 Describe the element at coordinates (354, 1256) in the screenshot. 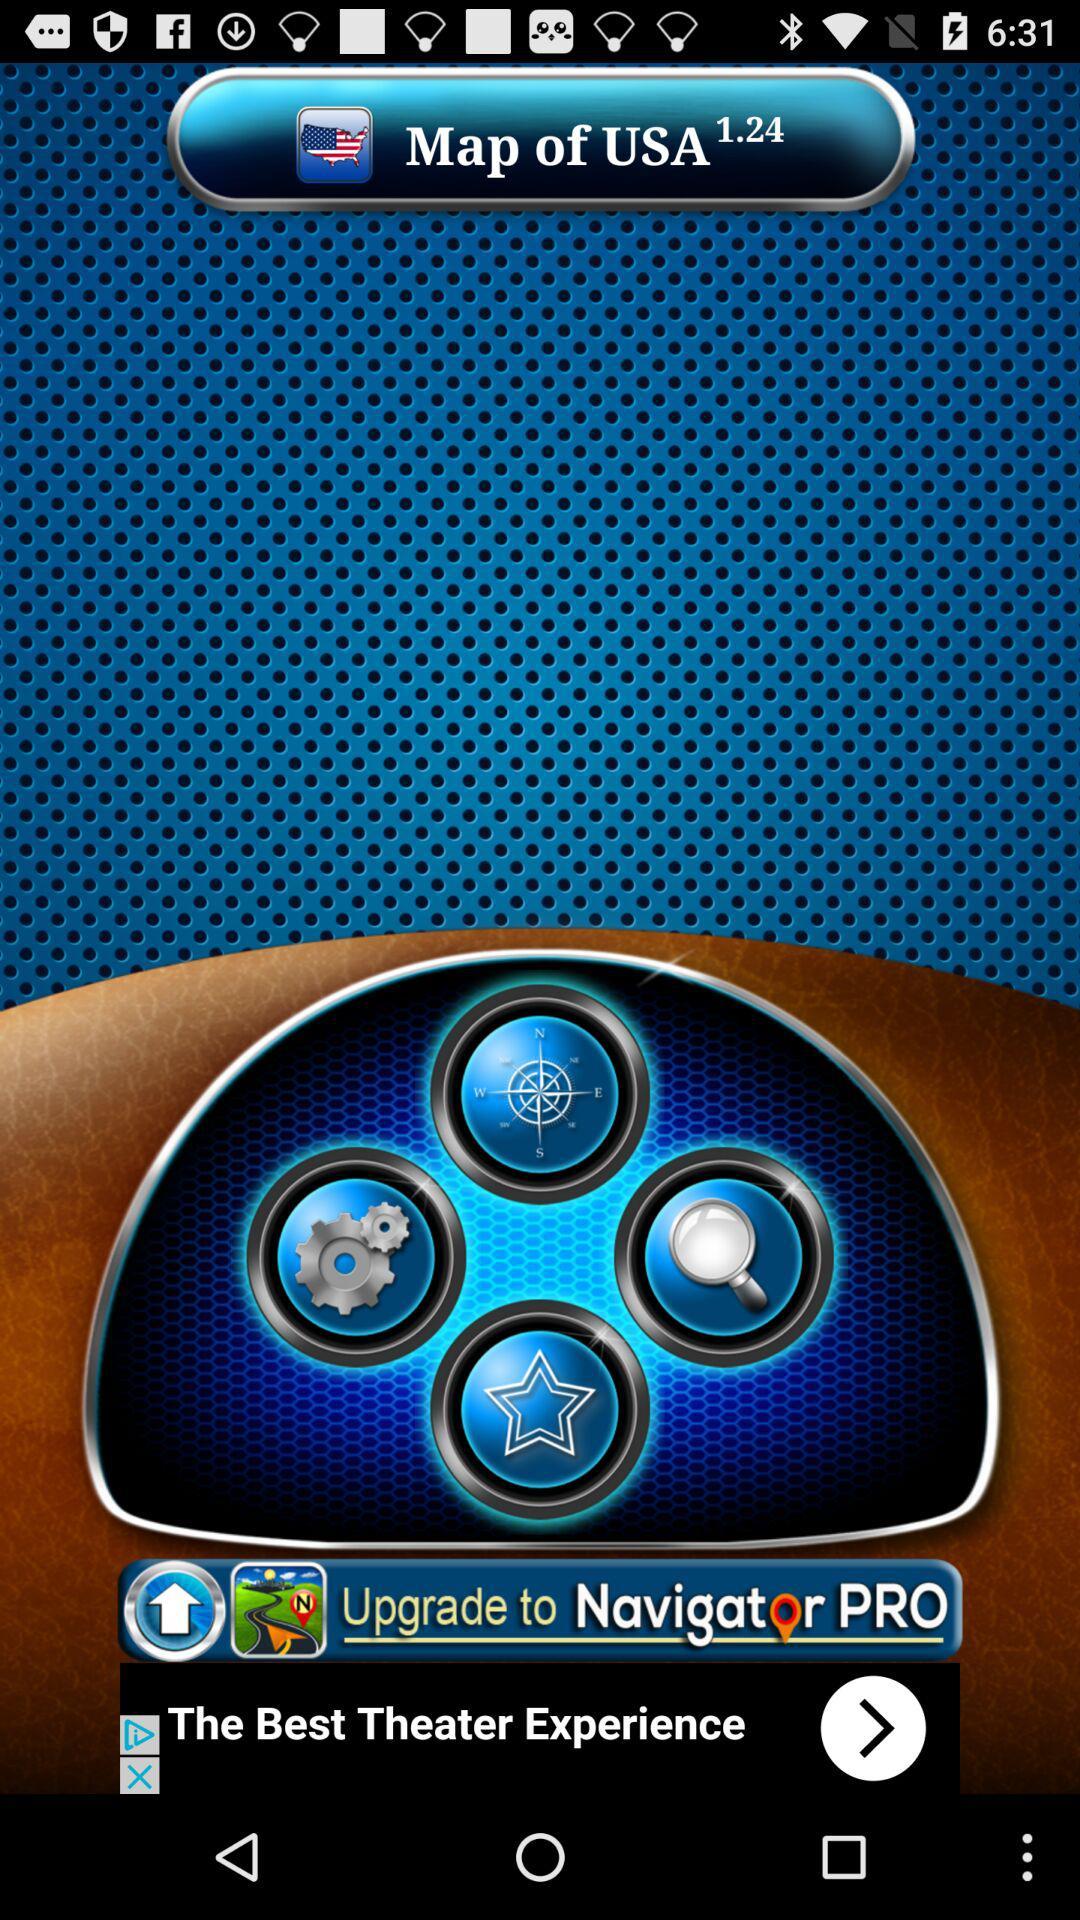

I see `setting` at that location.